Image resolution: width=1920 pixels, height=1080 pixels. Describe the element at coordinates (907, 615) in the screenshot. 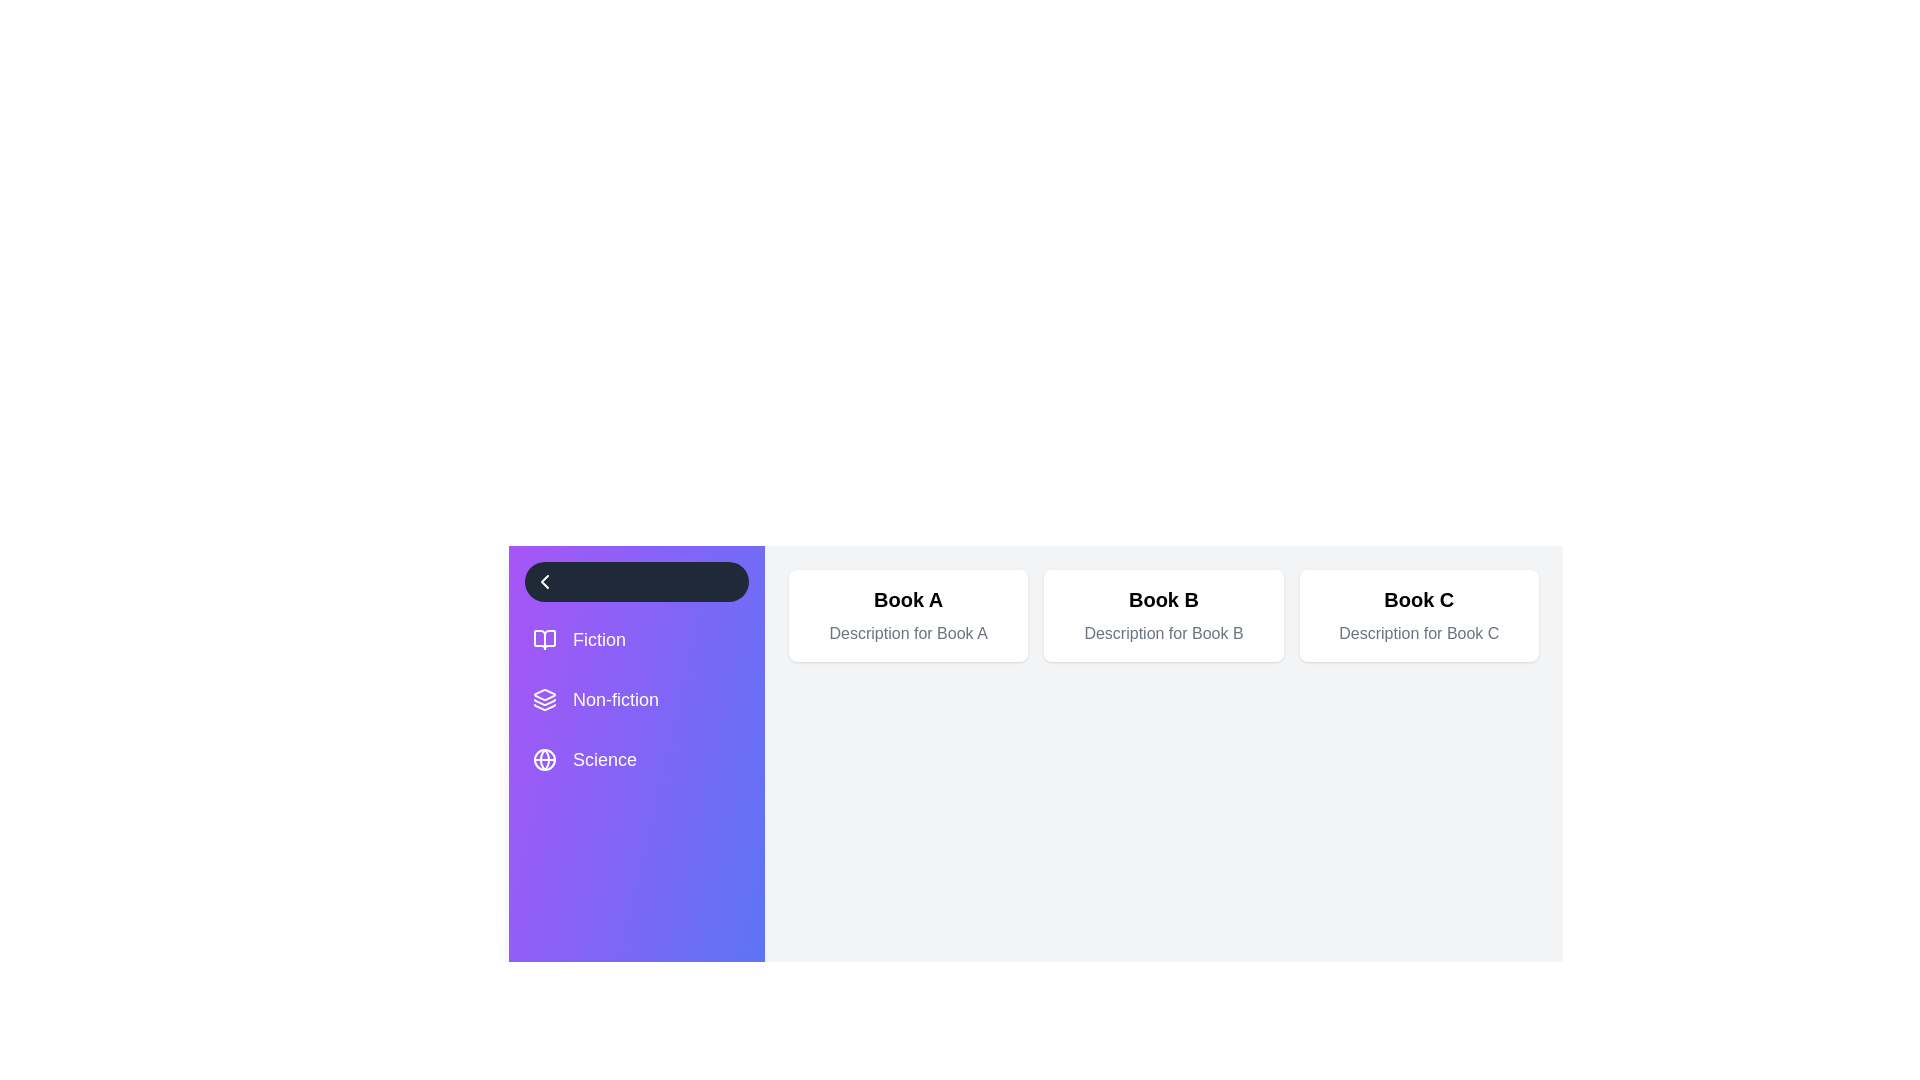

I see `the book card for Book A` at that location.